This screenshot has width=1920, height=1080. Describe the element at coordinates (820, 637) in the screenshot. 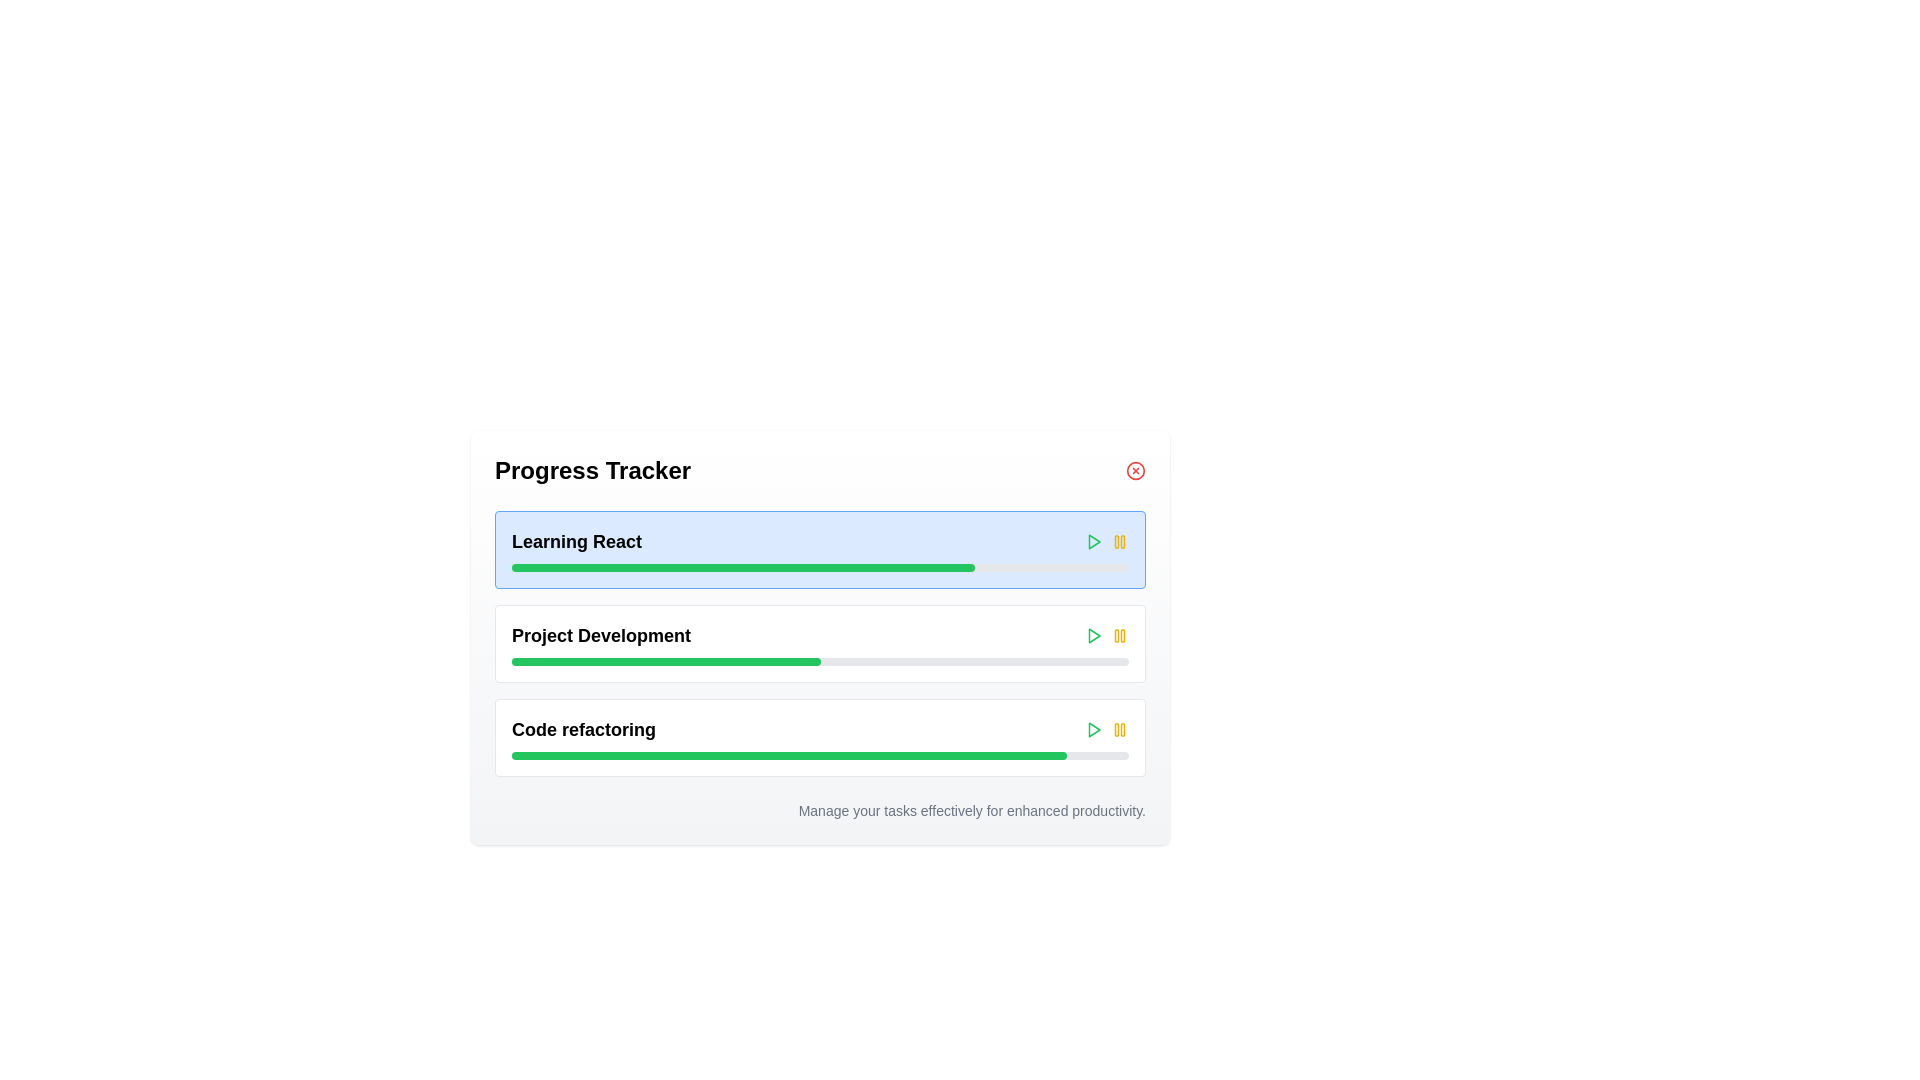

I see `the 'Project Development' progress bar` at that location.